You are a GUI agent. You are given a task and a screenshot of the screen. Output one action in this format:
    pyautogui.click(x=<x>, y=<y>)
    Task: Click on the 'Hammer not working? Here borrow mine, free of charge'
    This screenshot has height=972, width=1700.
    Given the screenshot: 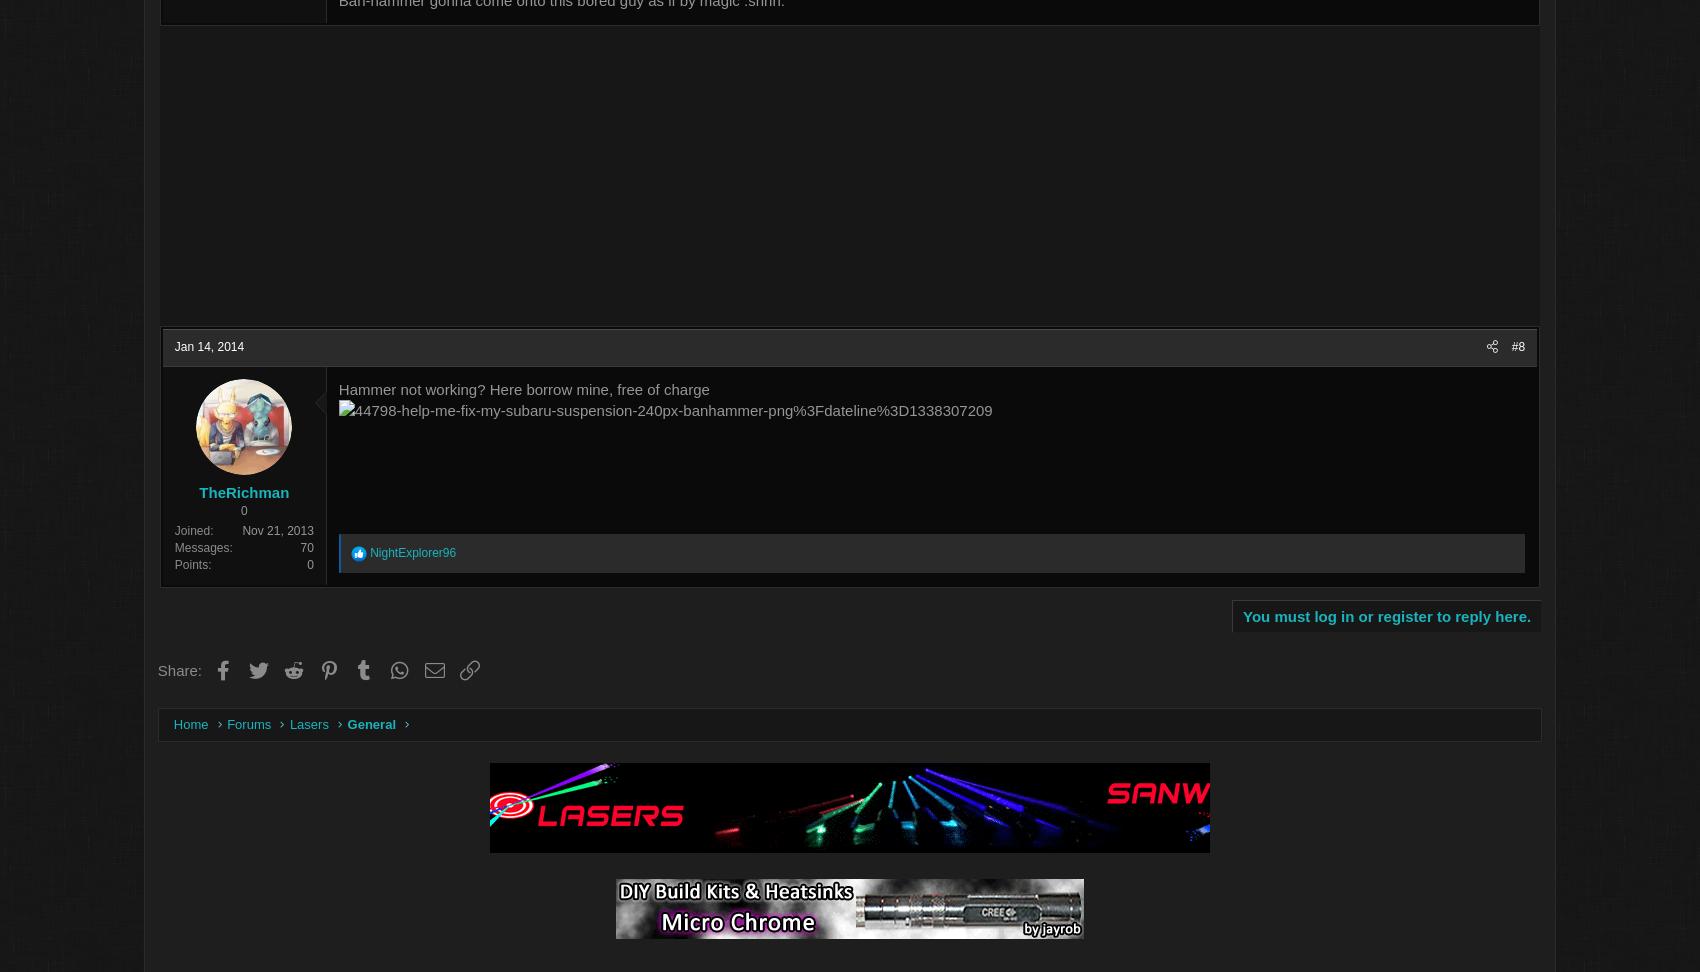 What is the action you would take?
    pyautogui.click(x=631, y=390)
    